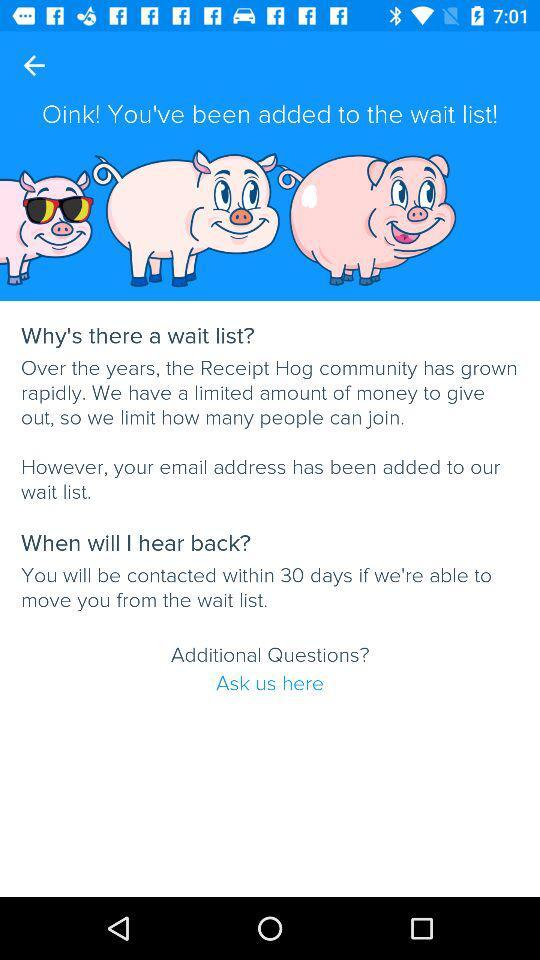  What do you see at coordinates (33, 65) in the screenshot?
I see `the arrow_backward icon` at bounding box center [33, 65].